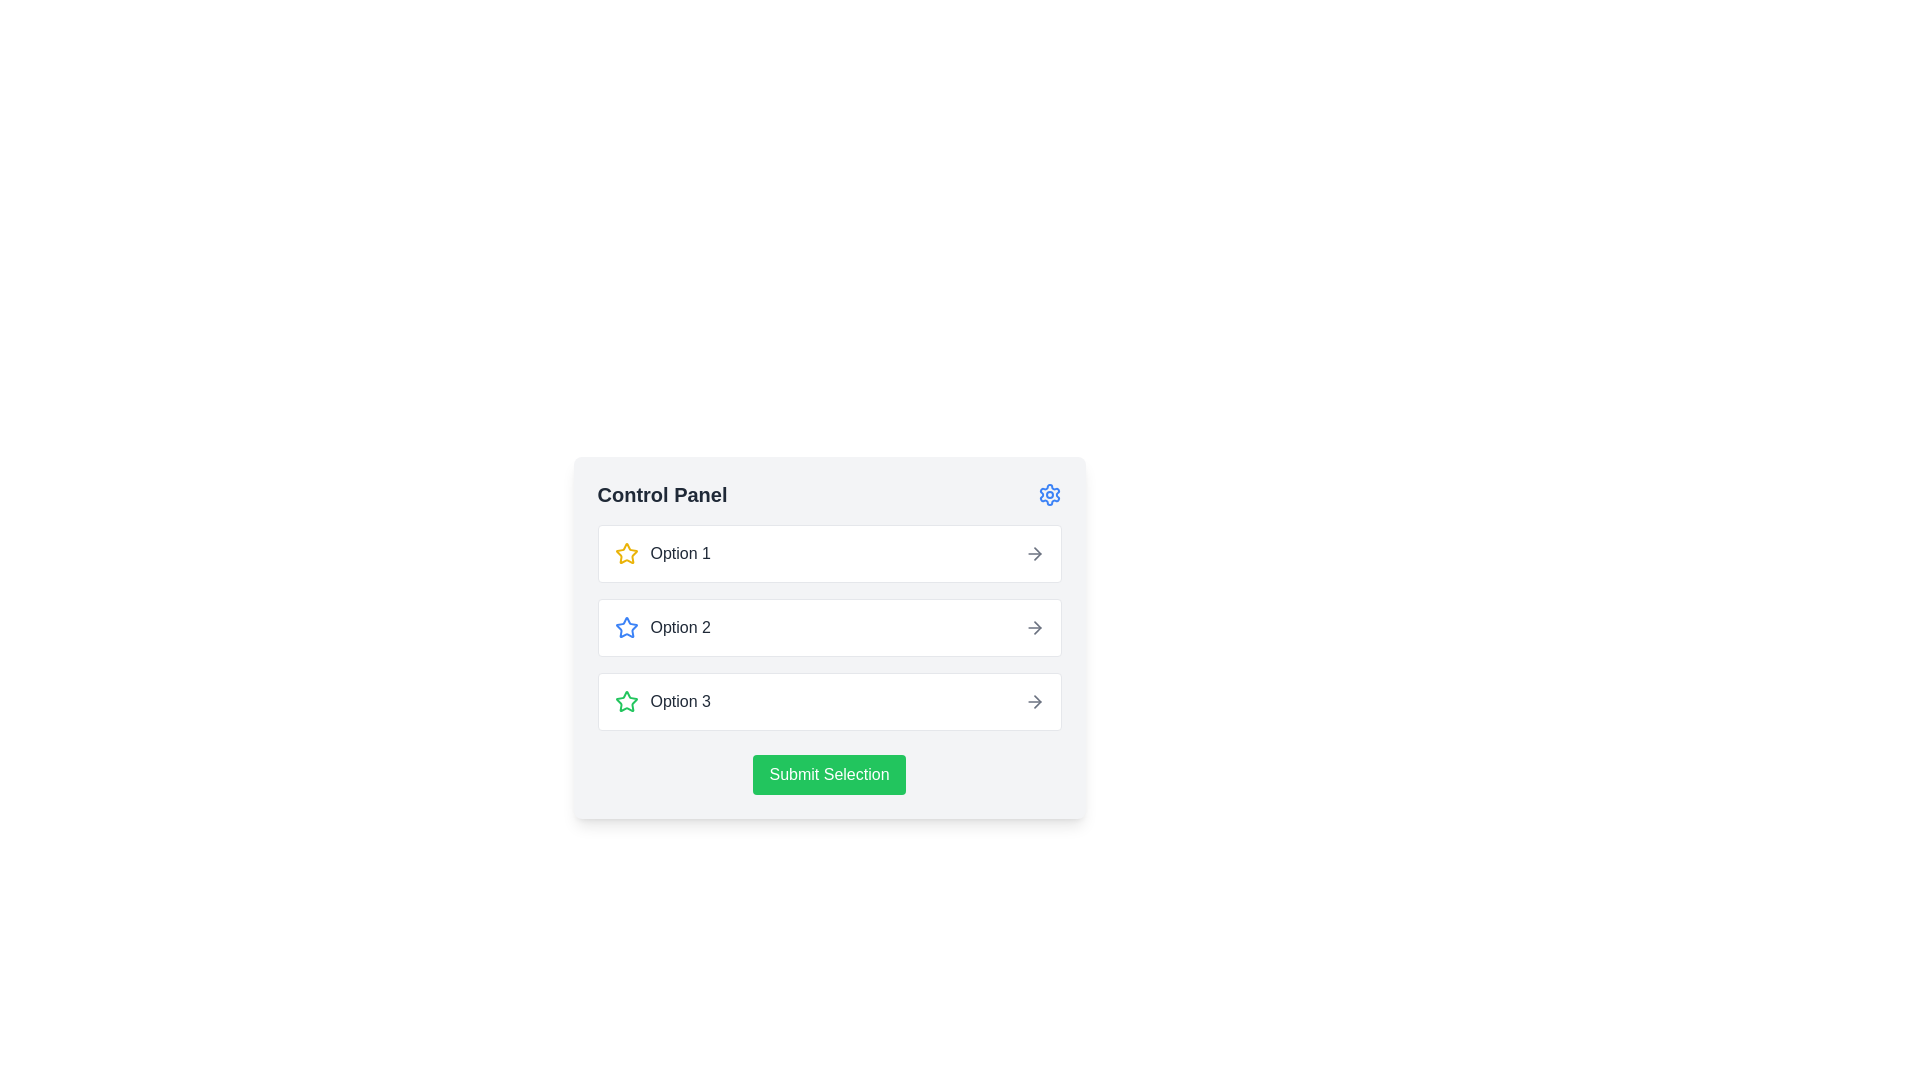  What do you see at coordinates (1037, 627) in the screenshot?
I see `the arrow icon associated with the 'Option 2' item` at bounding box center [1037, 627].